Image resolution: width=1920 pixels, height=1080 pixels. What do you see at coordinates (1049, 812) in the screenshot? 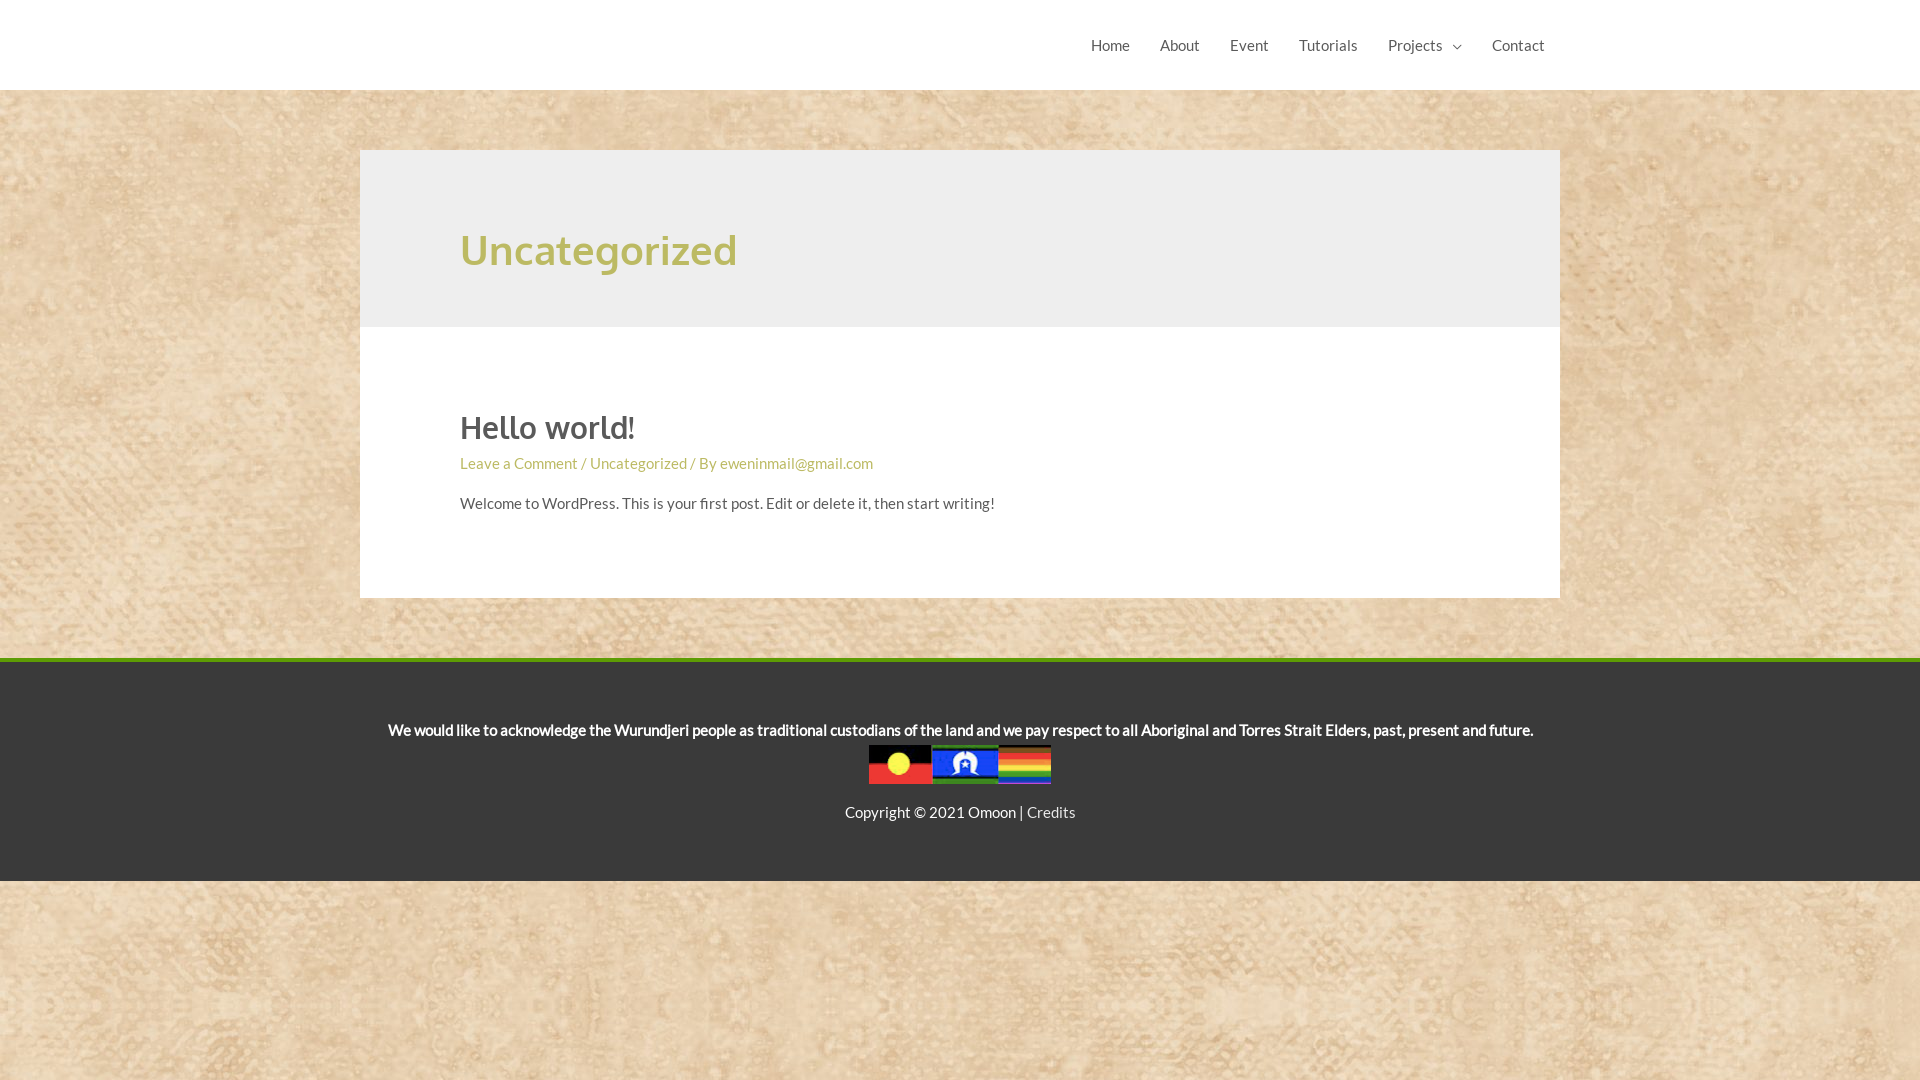
I see `'Credits'` at bounding box center [1049, 812].